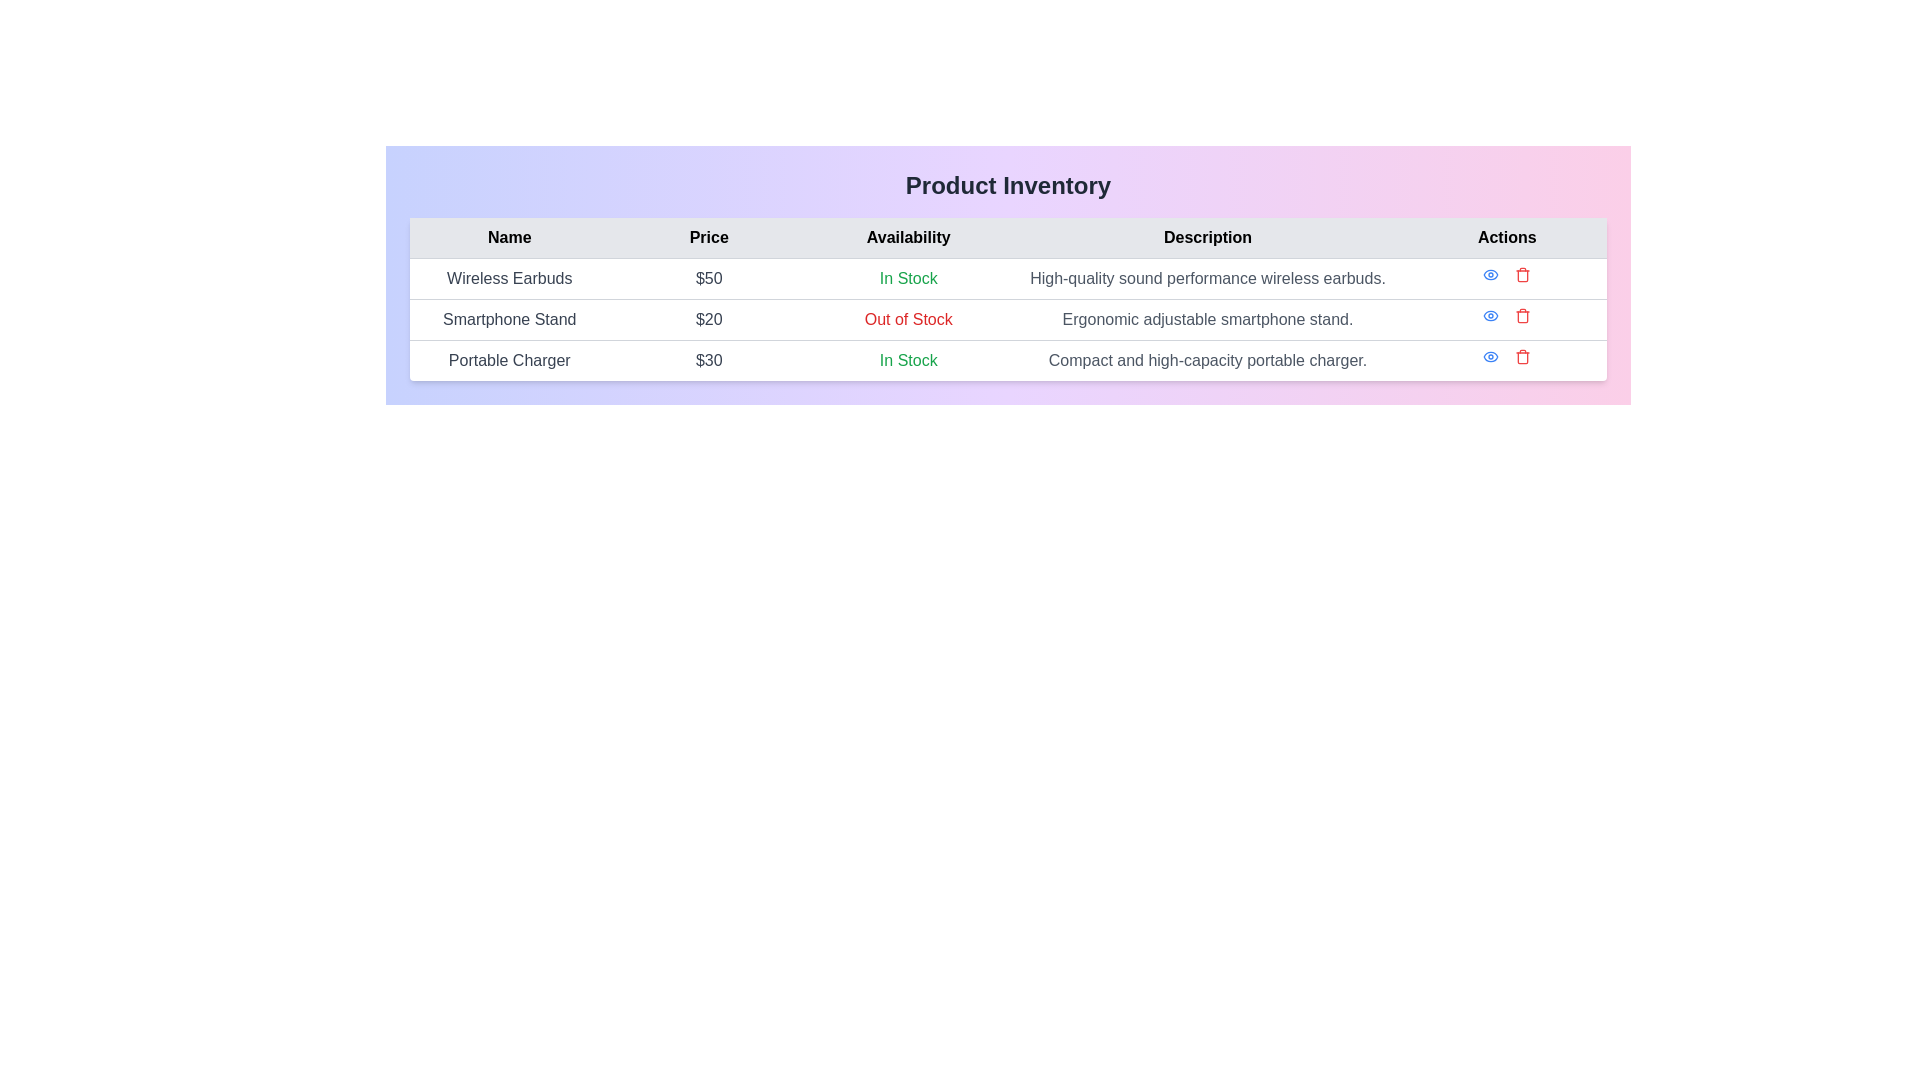  Describe the element at coordinates (907, 278) in the screenshot. I see `the static text label indicating the stock status of 'Wireless Earbuds', which shows 'In Stock' in the 'Availability' column of the product inventory table` at that location.